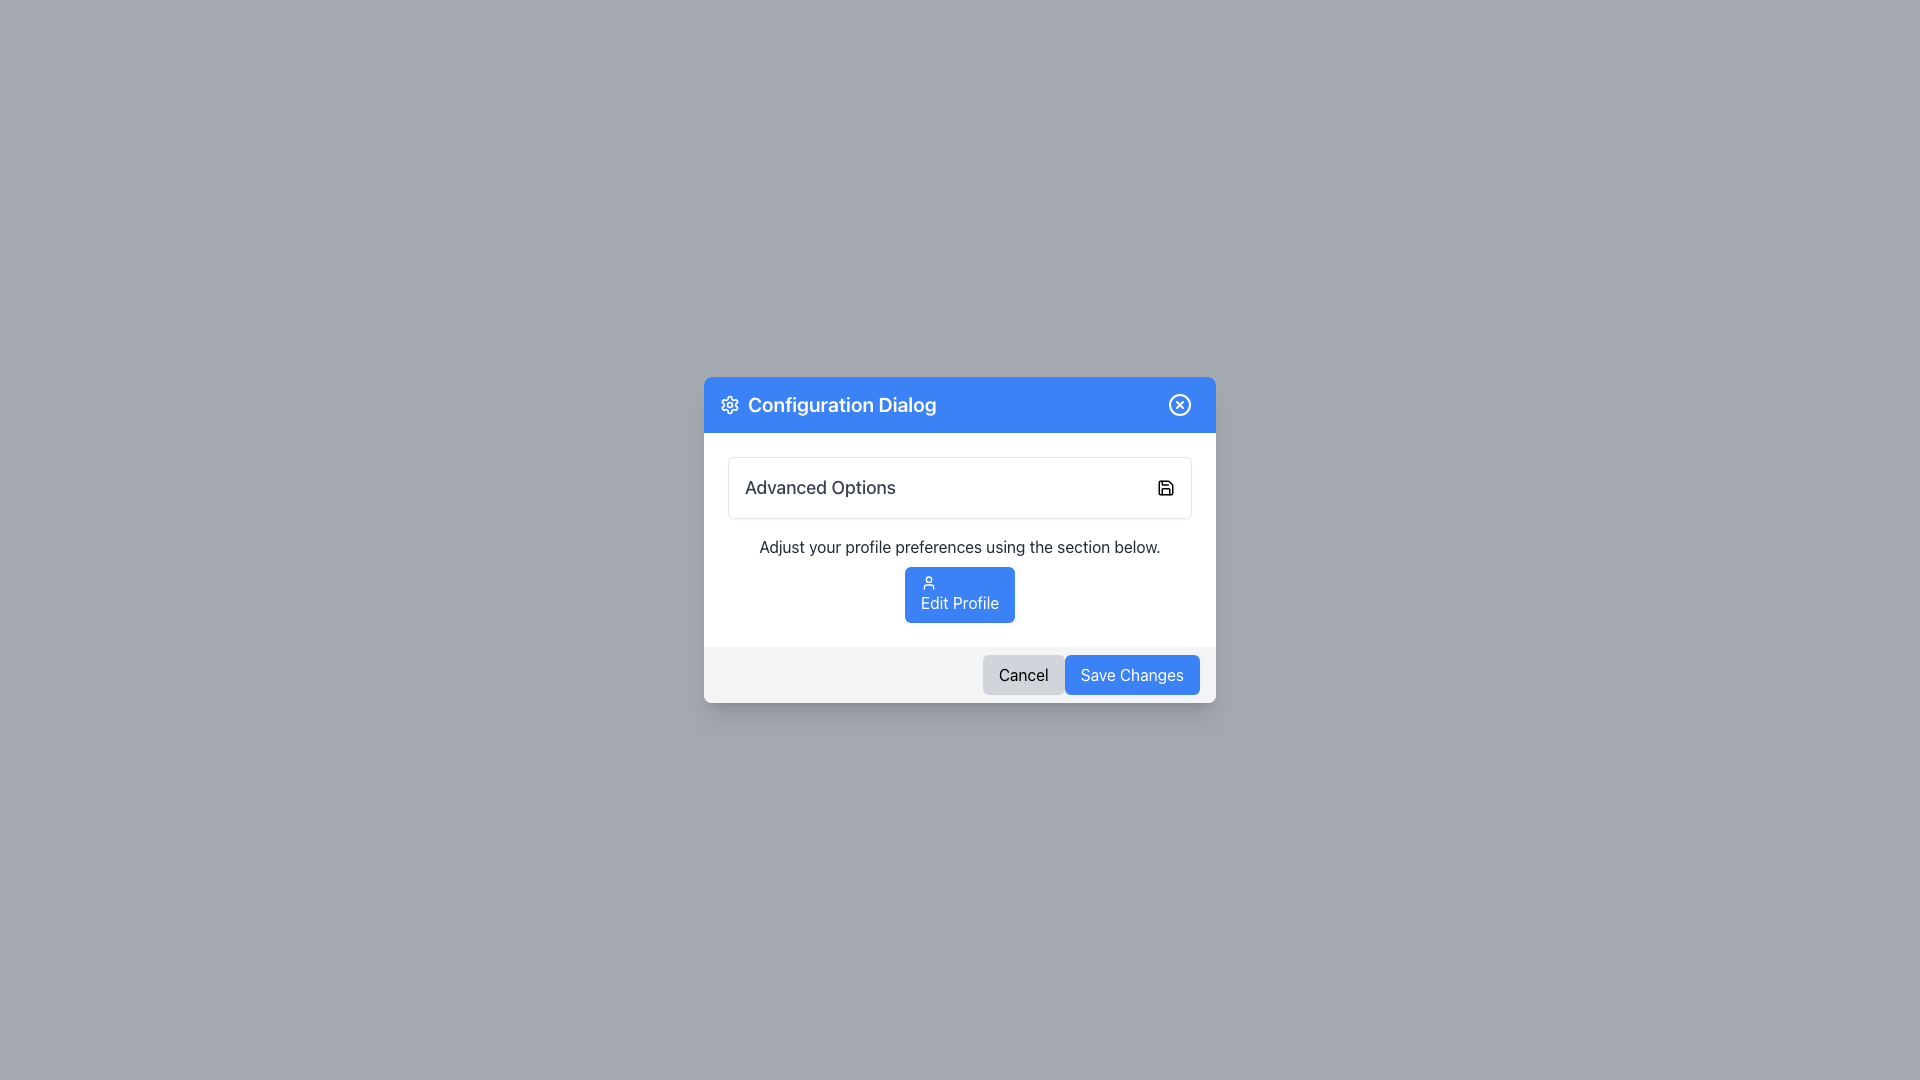 The height and width of the screenshot is (1080, 1920). Describe the element at coordinates (728, 405) in the screenshot. I see `the small blue gear icon located to the left of the text 'Configuration Dialog' at the top-left corner of the dialog box` at that location.